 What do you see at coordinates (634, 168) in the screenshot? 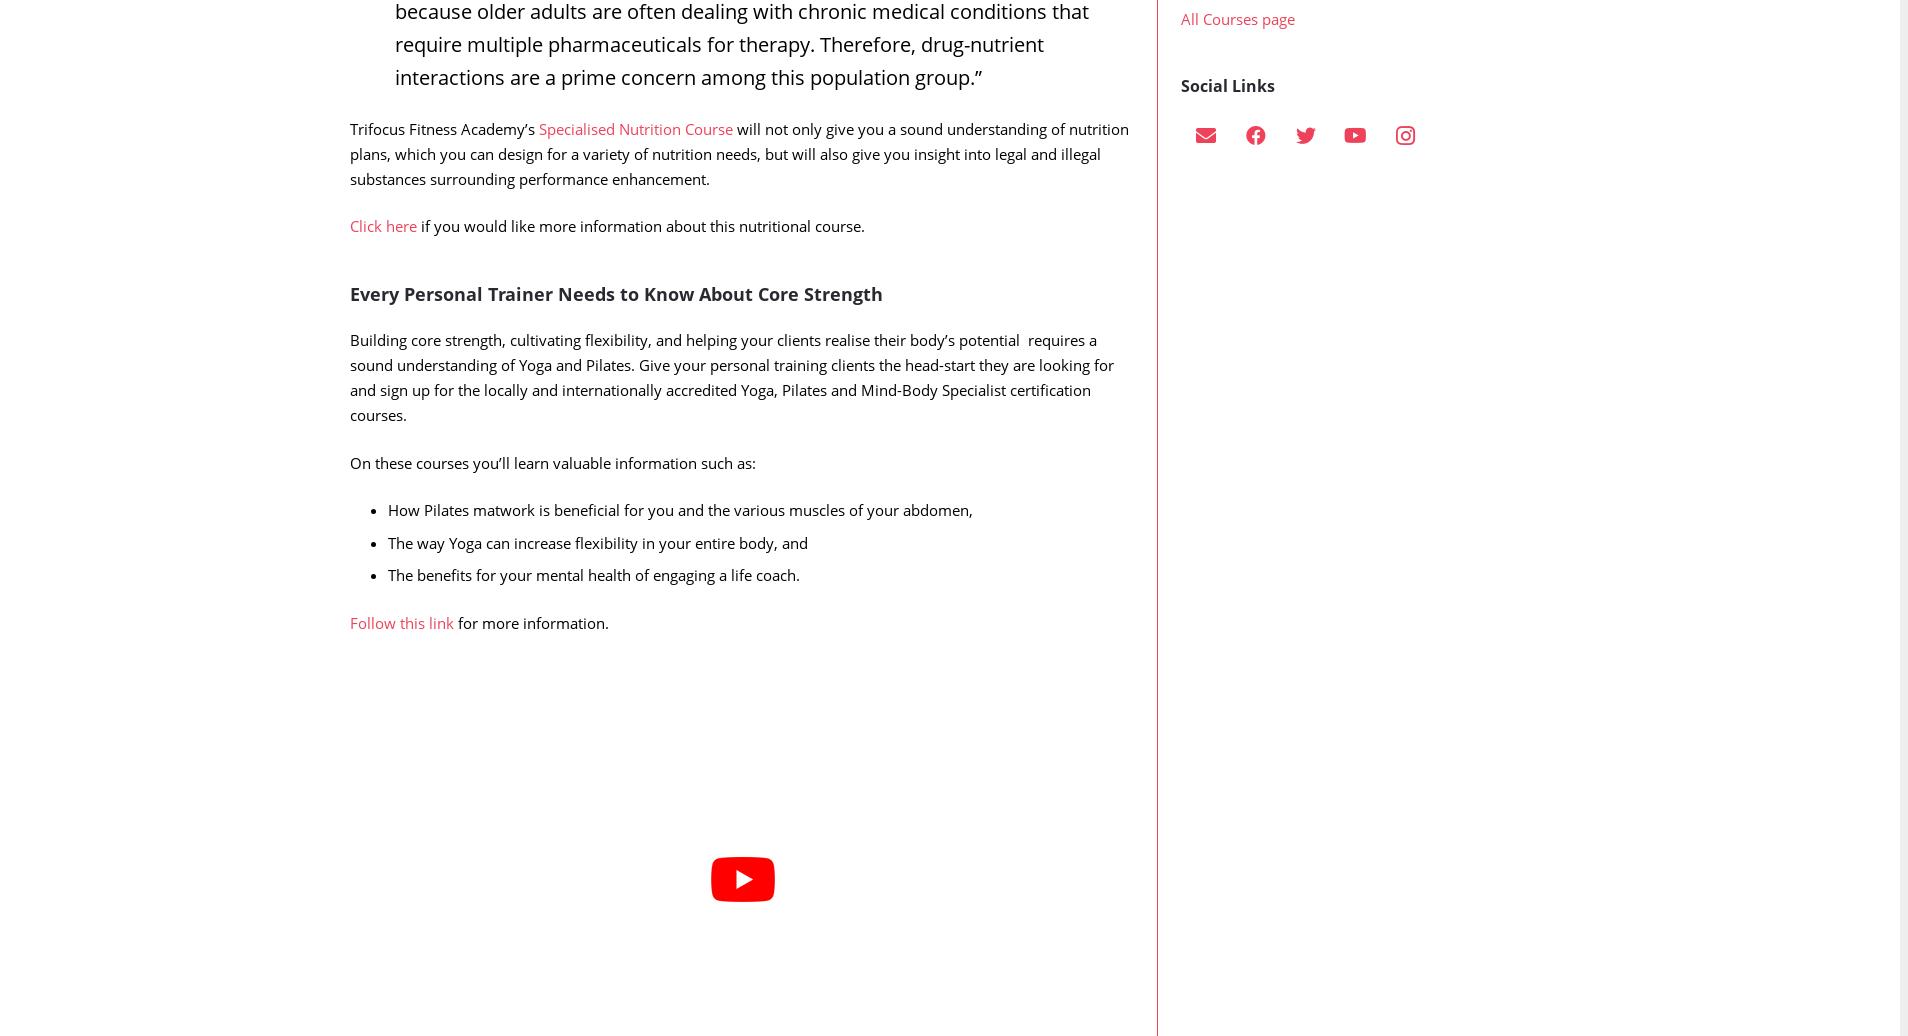
I see `'Specialised Nutrition Course'` at bounding box center [634, 168].